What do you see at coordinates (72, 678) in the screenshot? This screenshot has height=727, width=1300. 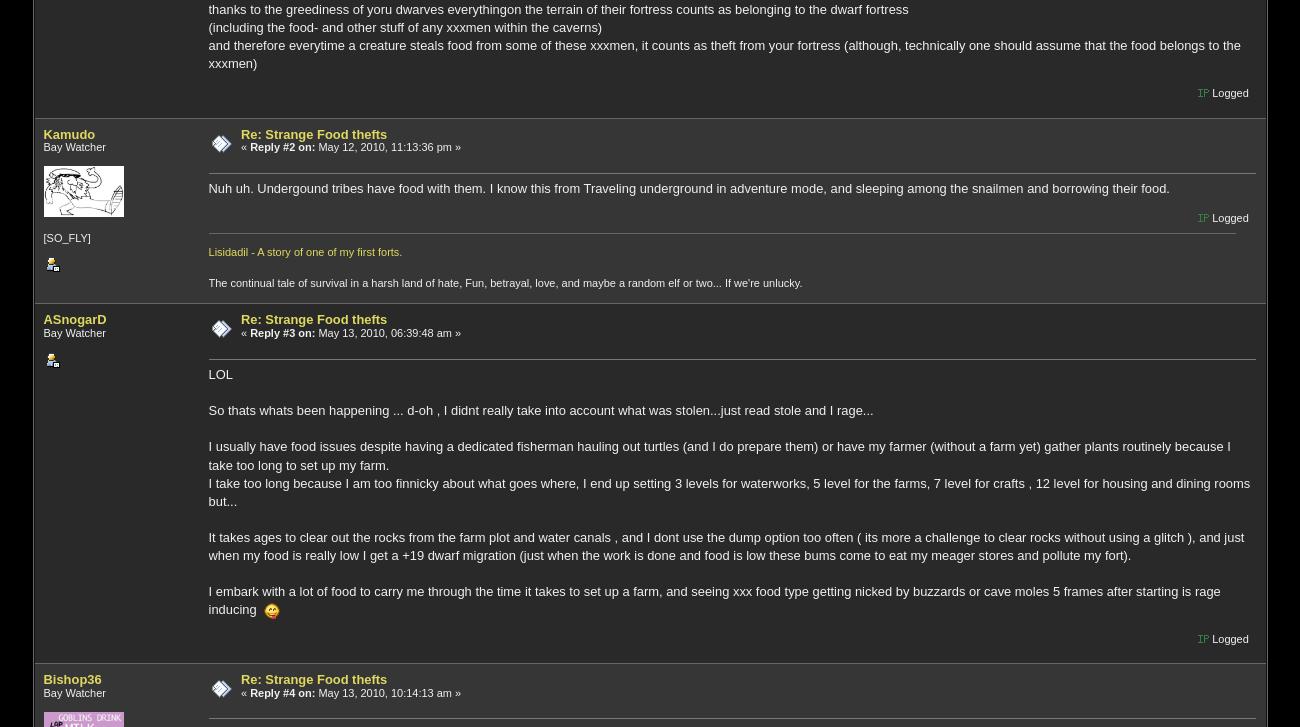 I see `'Bishop36'` at bounding box center [72, 678].